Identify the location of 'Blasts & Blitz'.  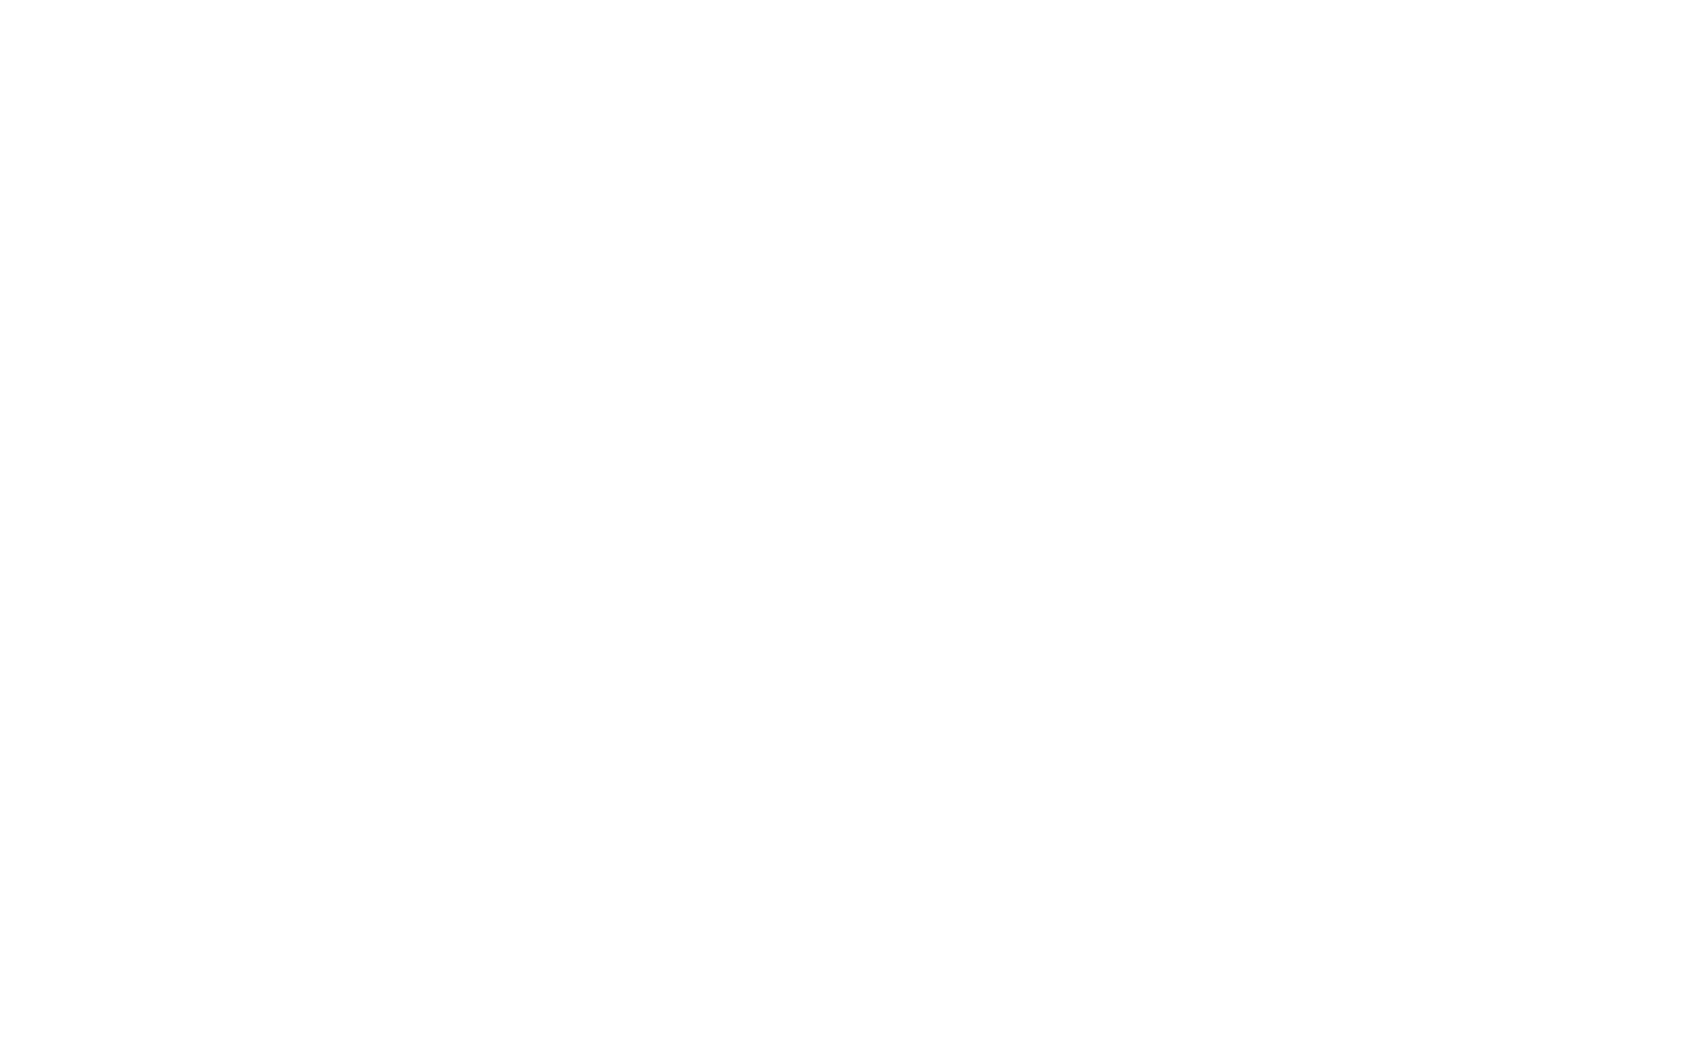
(340, 280).